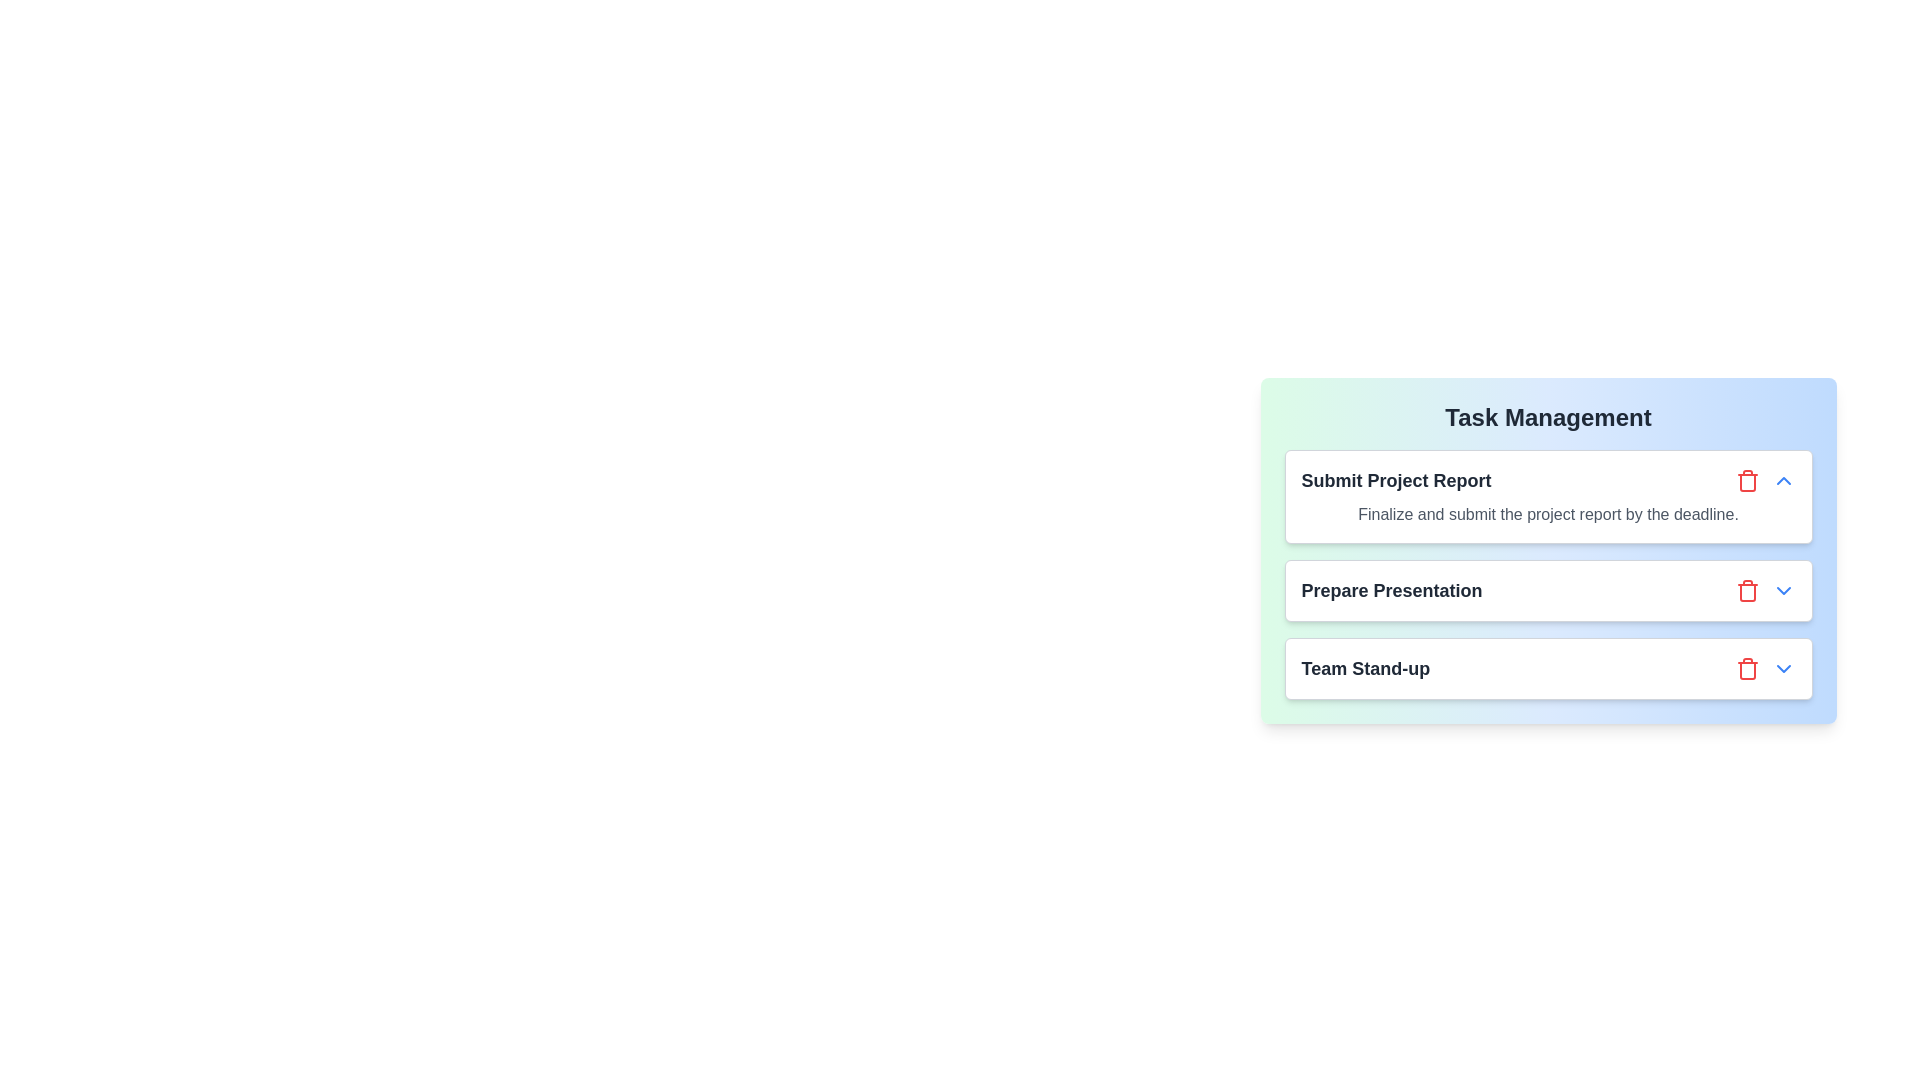  Describe the element at coordinates (1783, 668) in the screenshot. I see `the Chevron icon located to the right of the red trash bin icon` at that location.